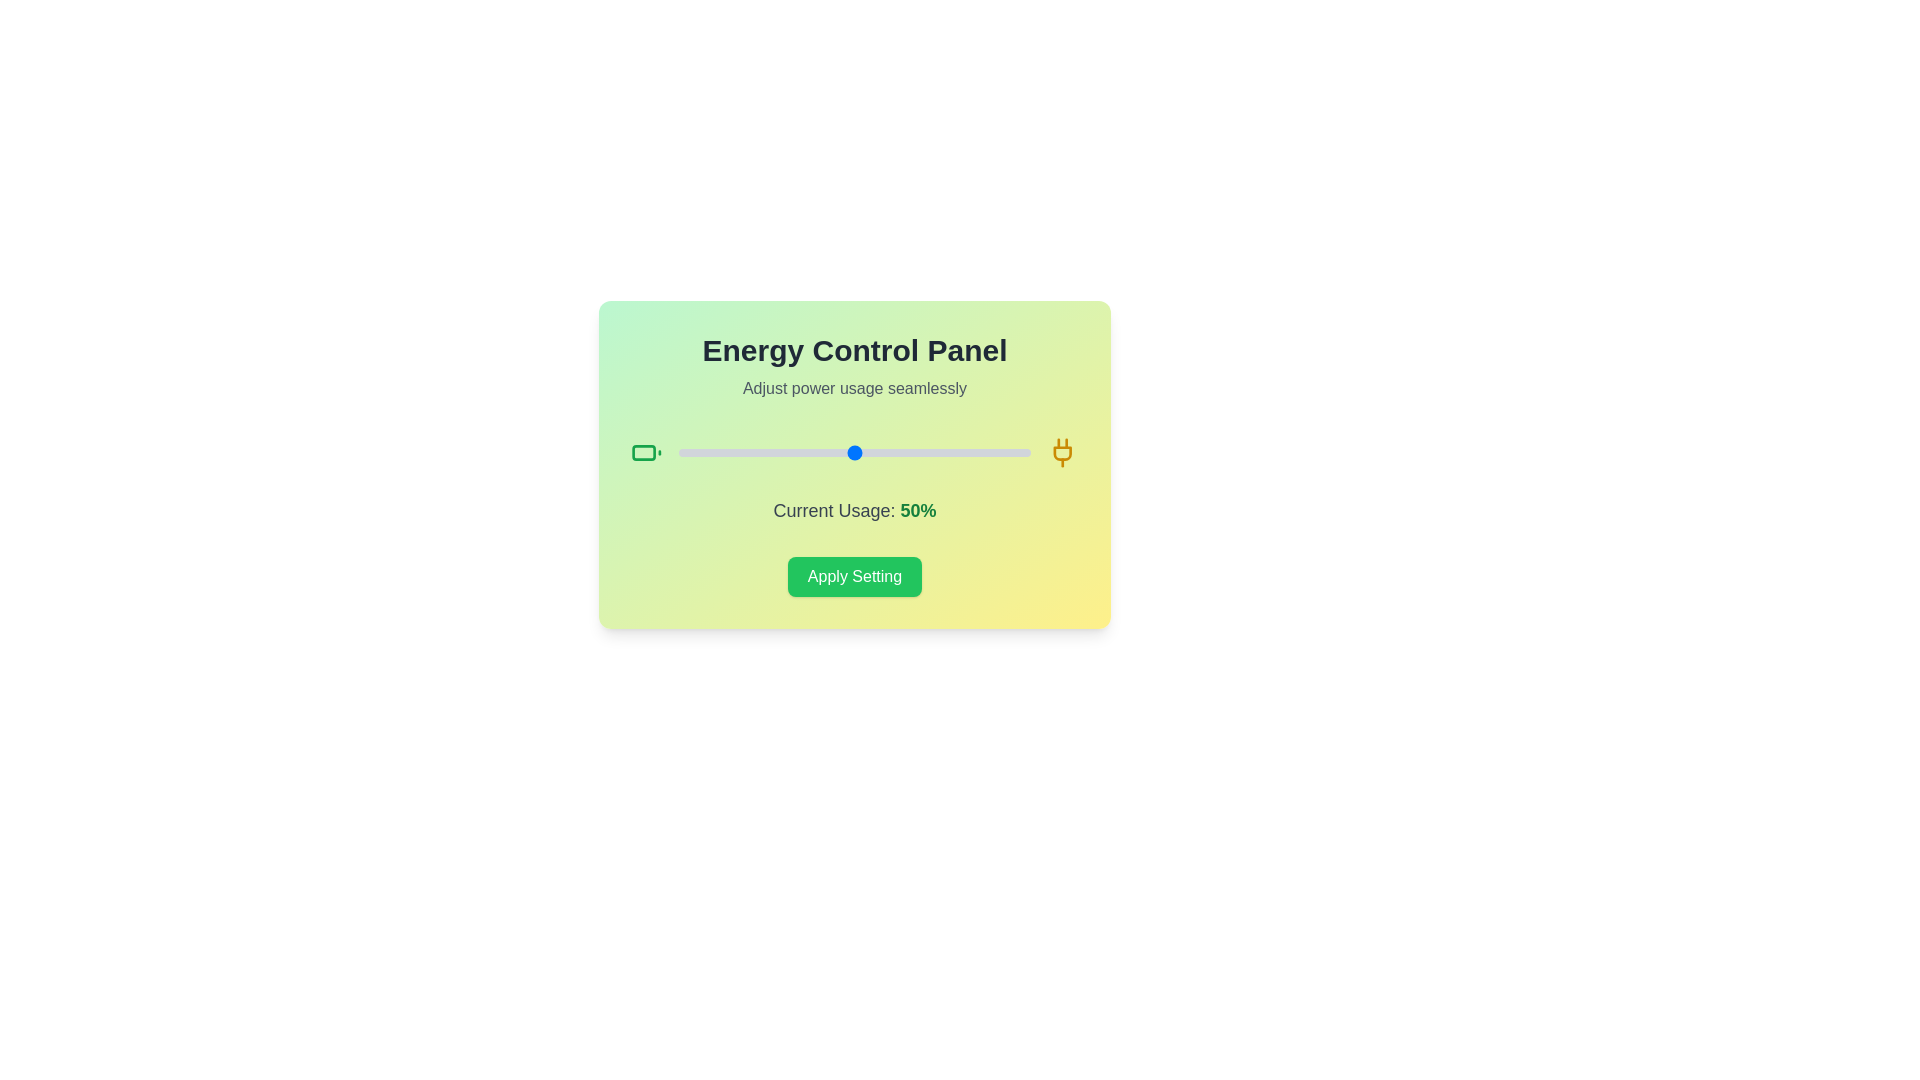  Describe the element at coordinates (685, 452) in the screenshot. I see `the current usage` at that location.